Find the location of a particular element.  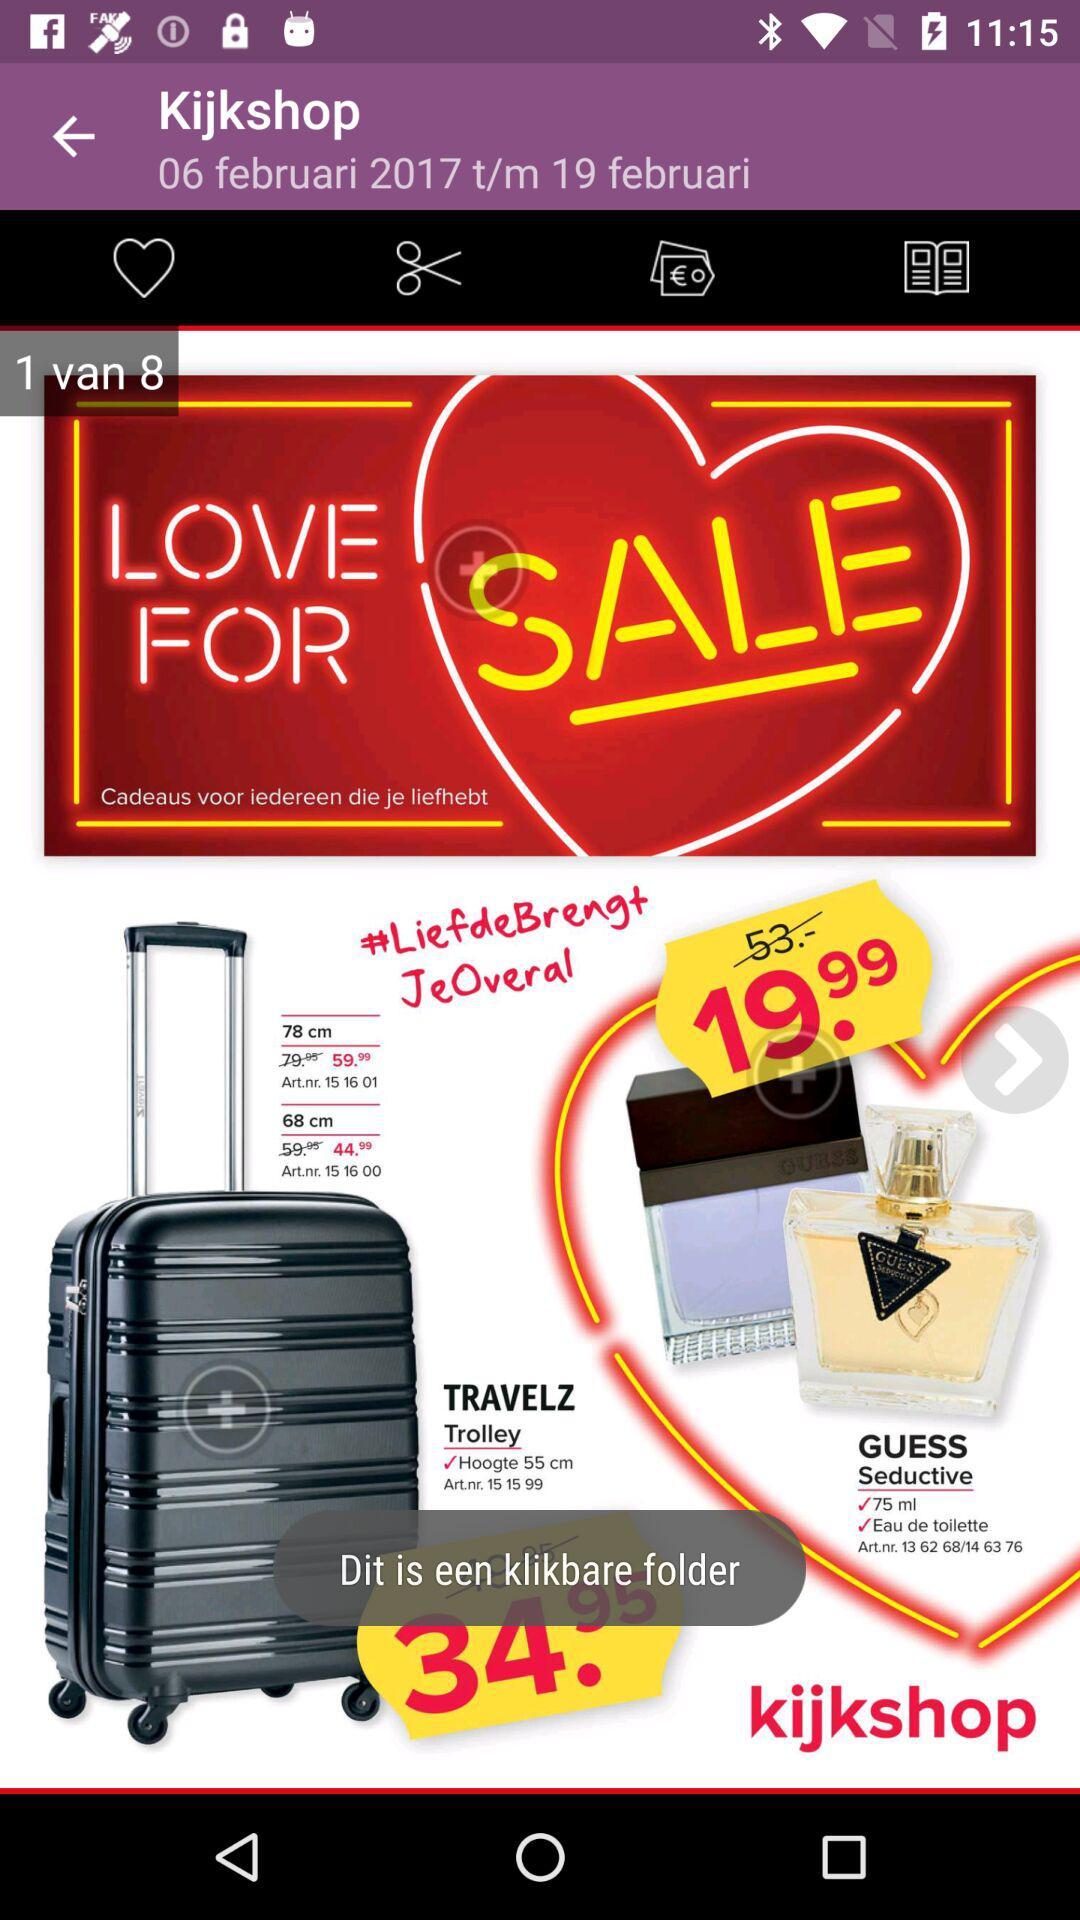

the label icon is located at coordinates (681, 266).